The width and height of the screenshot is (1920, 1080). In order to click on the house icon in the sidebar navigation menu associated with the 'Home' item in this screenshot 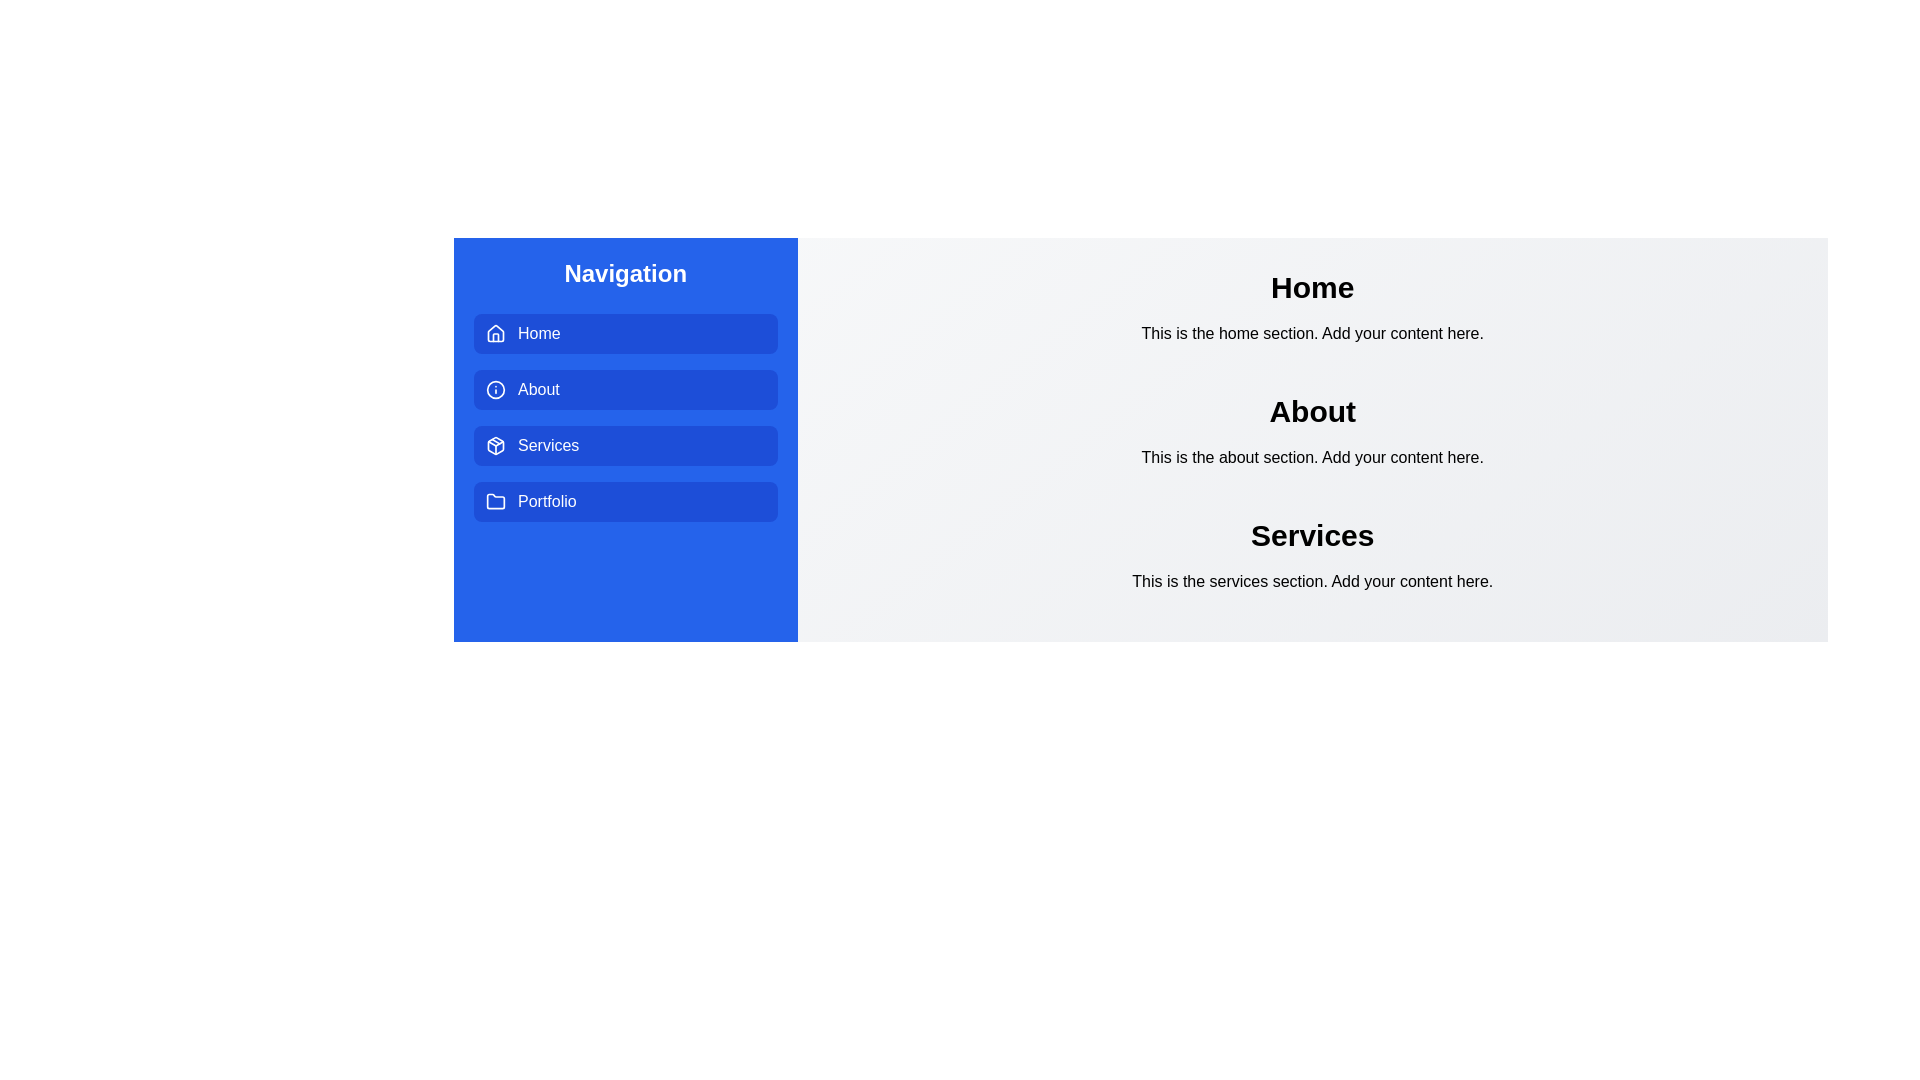, I will do `click(495, 331)`.